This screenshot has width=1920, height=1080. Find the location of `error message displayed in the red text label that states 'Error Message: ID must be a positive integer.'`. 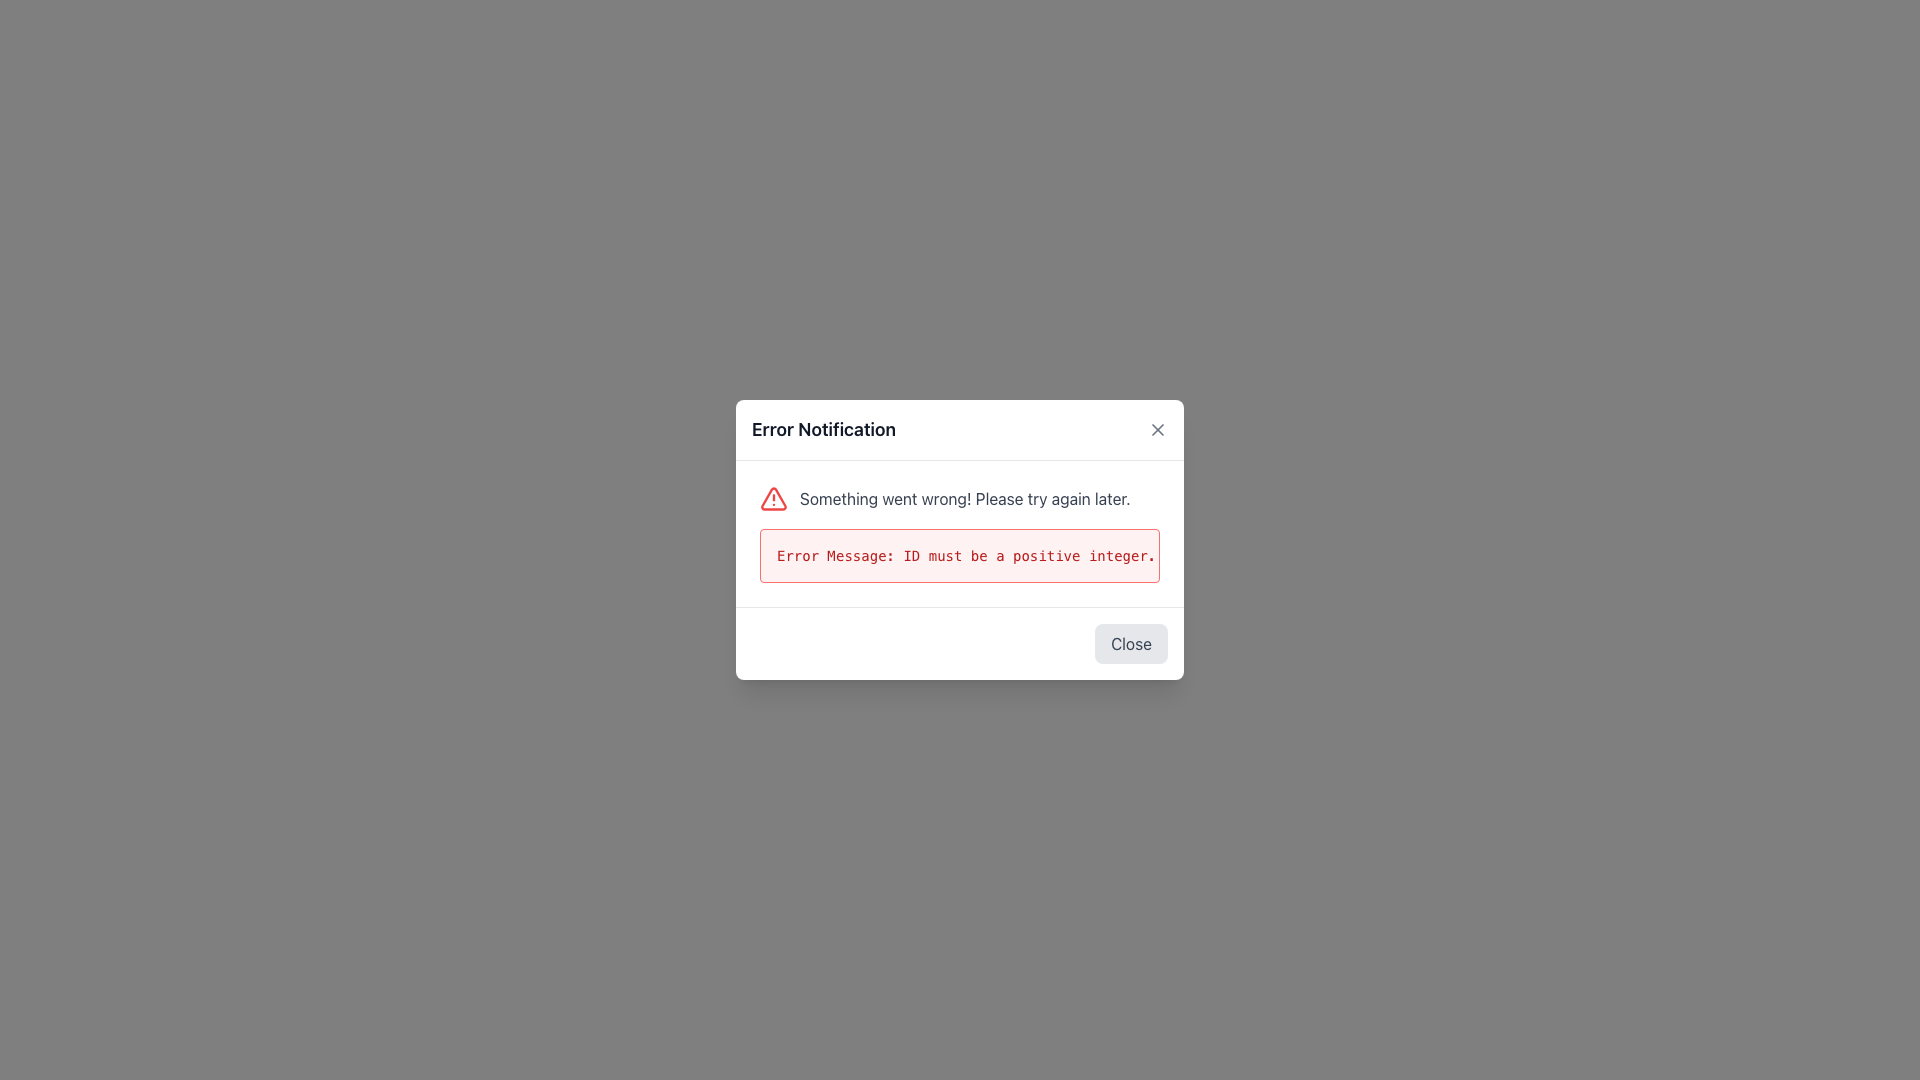

error message displayed in the red text label that states 'Error Message: ID must be a positive integer.' is located at coordinates (960, 555).